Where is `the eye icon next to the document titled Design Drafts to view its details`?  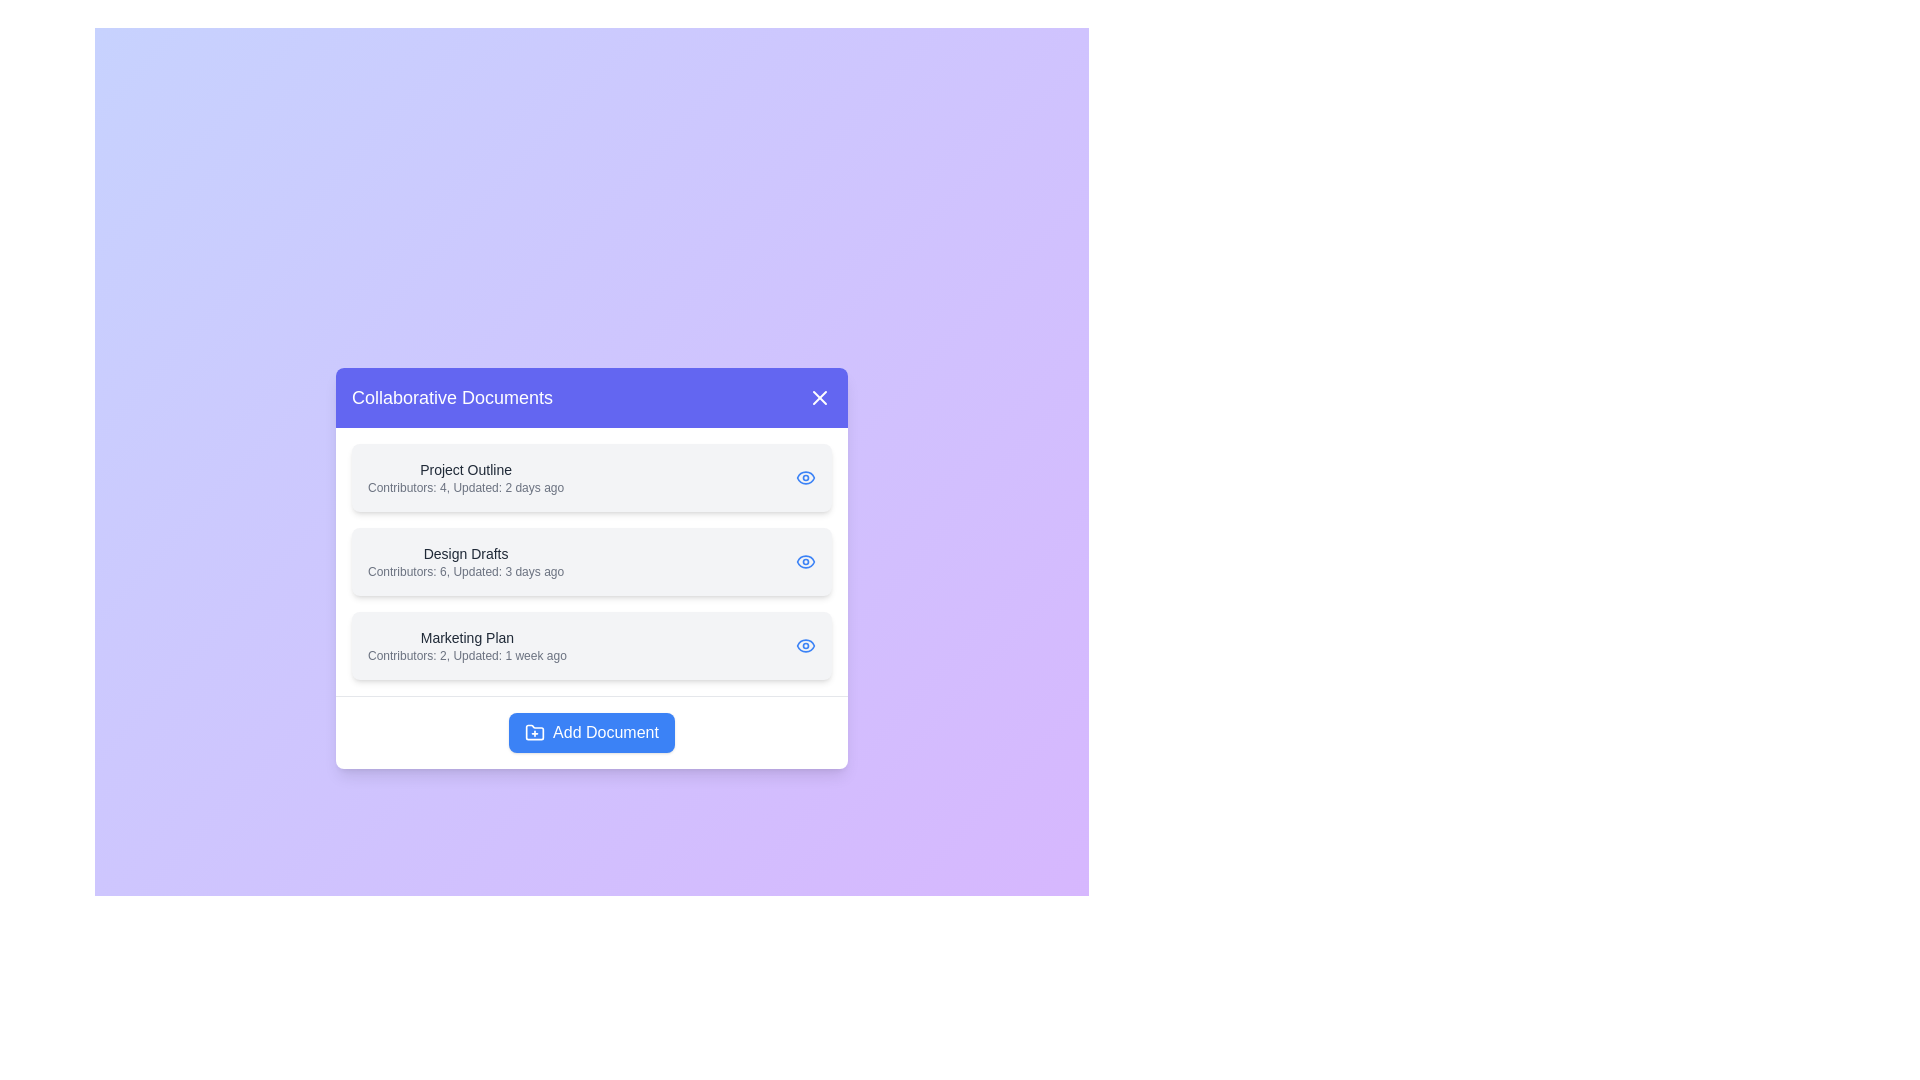 the eye icon next to the document titled Design Drafts to view its details is located at coordinates (806, 561).